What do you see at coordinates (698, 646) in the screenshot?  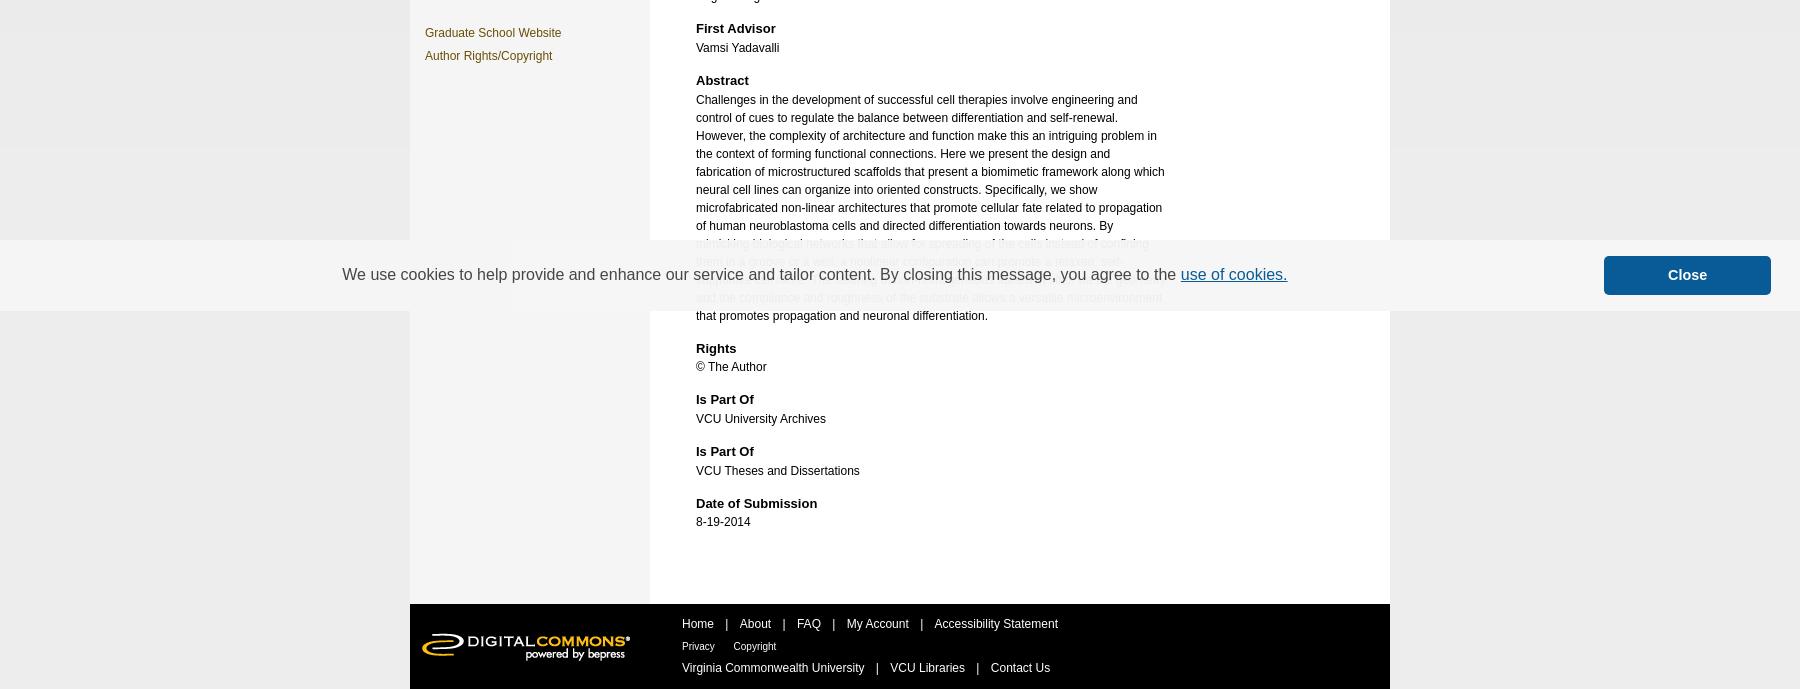 I see `'Privacy'` at bounding box center [698, 646].